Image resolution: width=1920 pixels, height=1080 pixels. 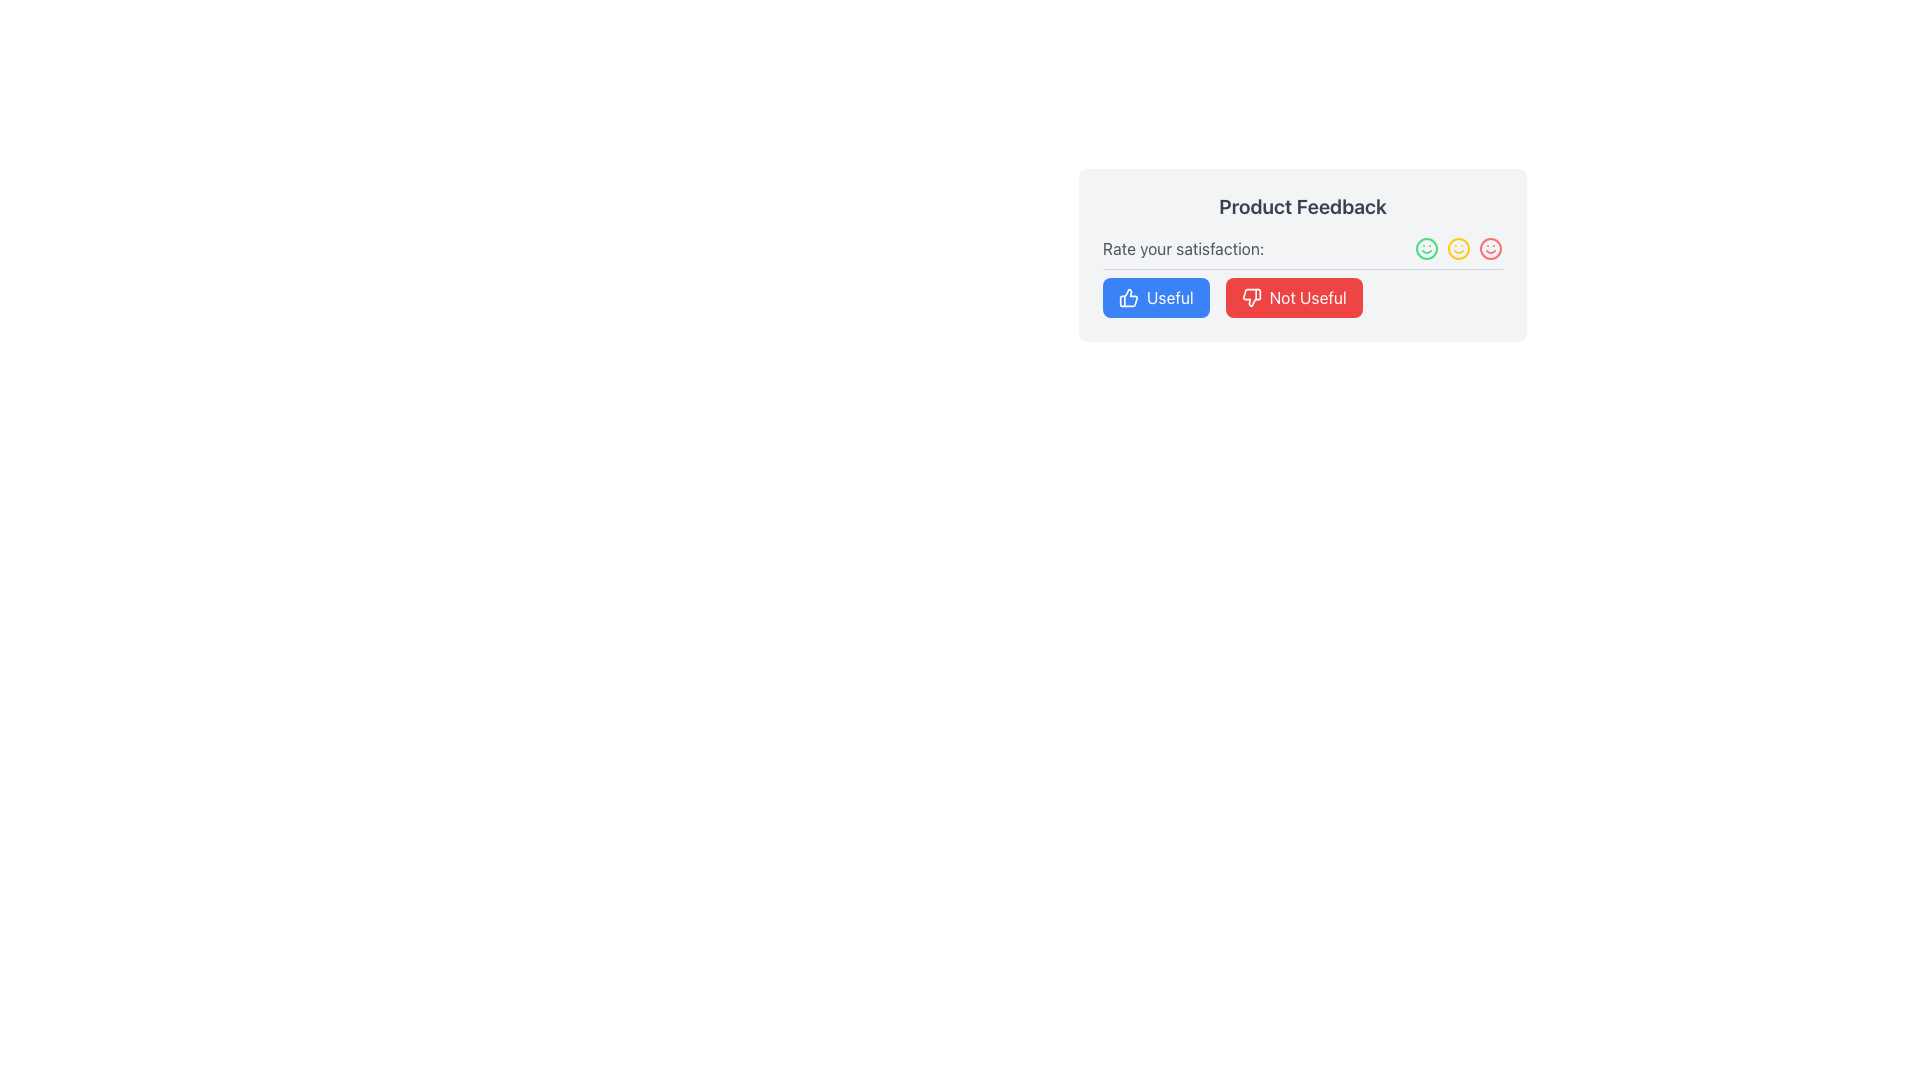 What do you see at coordinates (1250, 297) in the screenshot?
I see `the thumbs-down icon inside the red 'Not Useful' button to provide a 'Not Useful' rating` at bounding box center [1250, 297].